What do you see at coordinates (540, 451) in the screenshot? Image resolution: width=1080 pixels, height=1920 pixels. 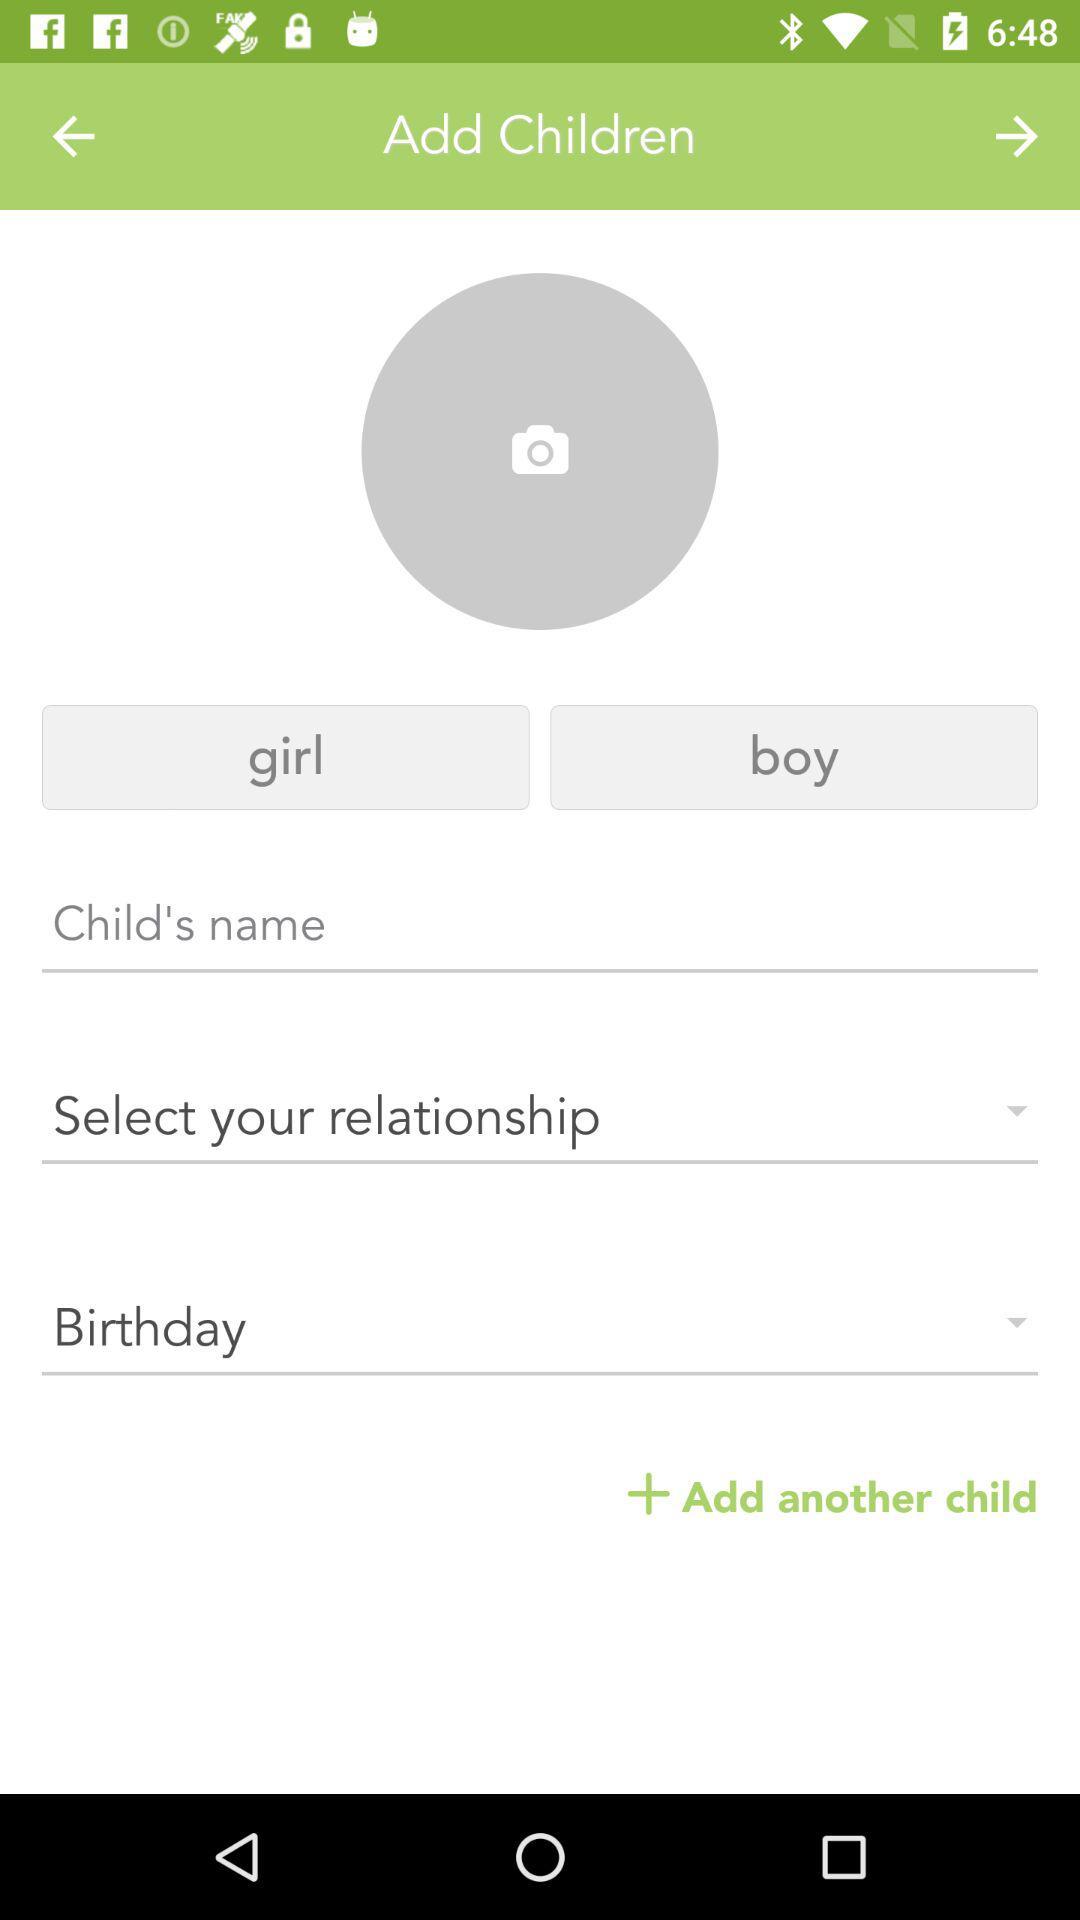 I see `the icon below the add children icon` at bounding box center [540, 451].